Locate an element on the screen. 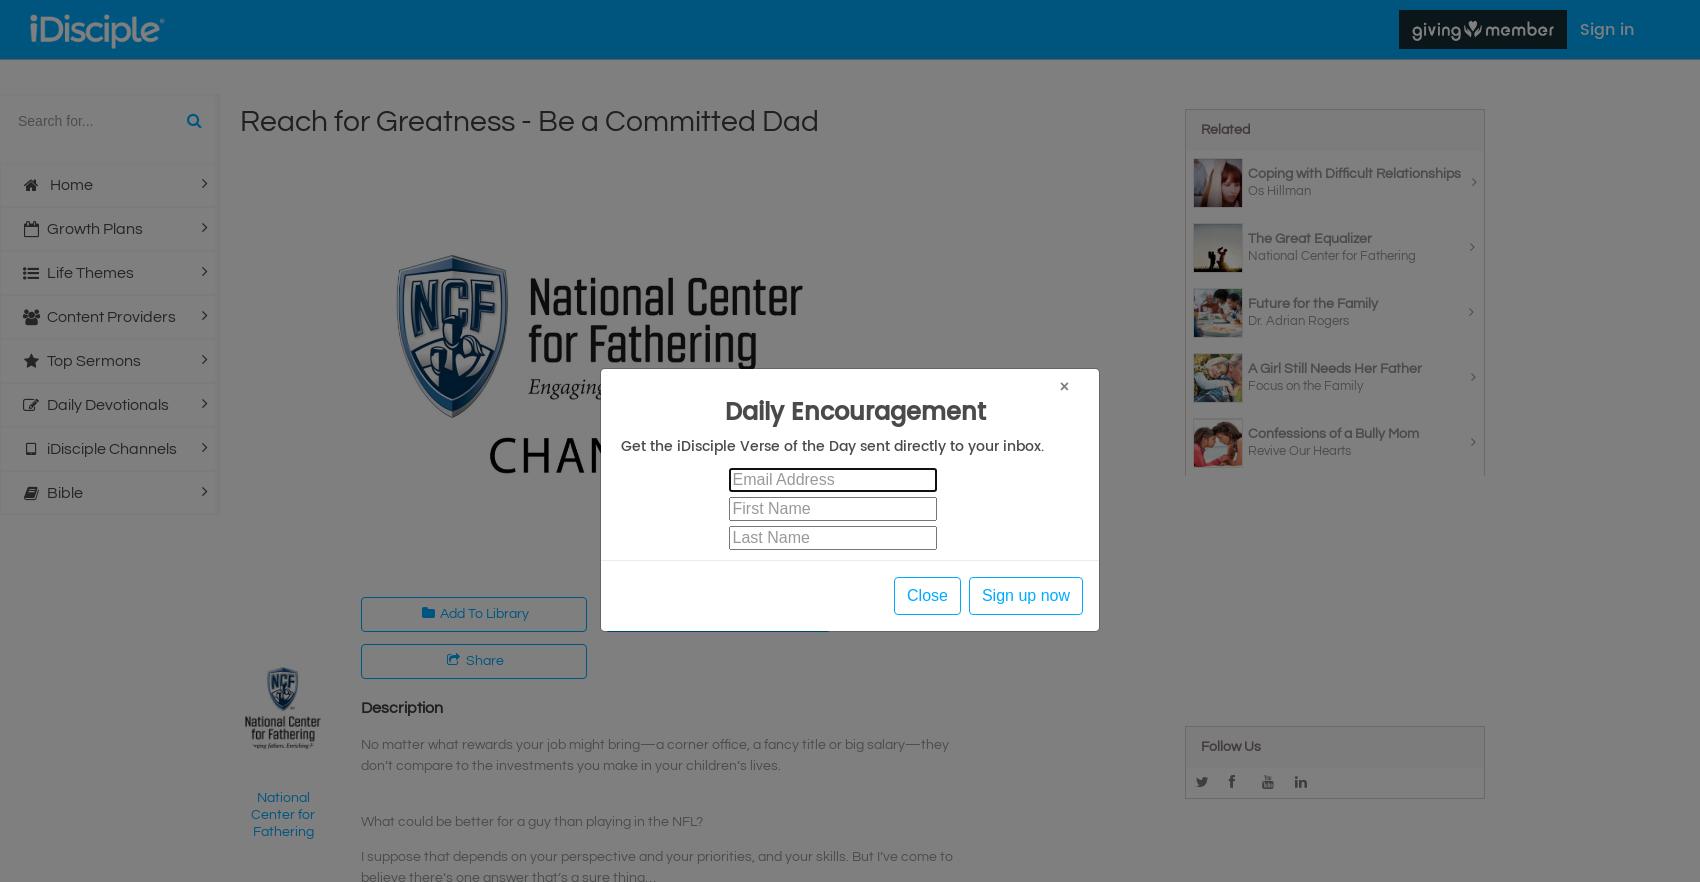 This screenshot has width=1700, height=882. ';' is located at coordinates (0, 11).